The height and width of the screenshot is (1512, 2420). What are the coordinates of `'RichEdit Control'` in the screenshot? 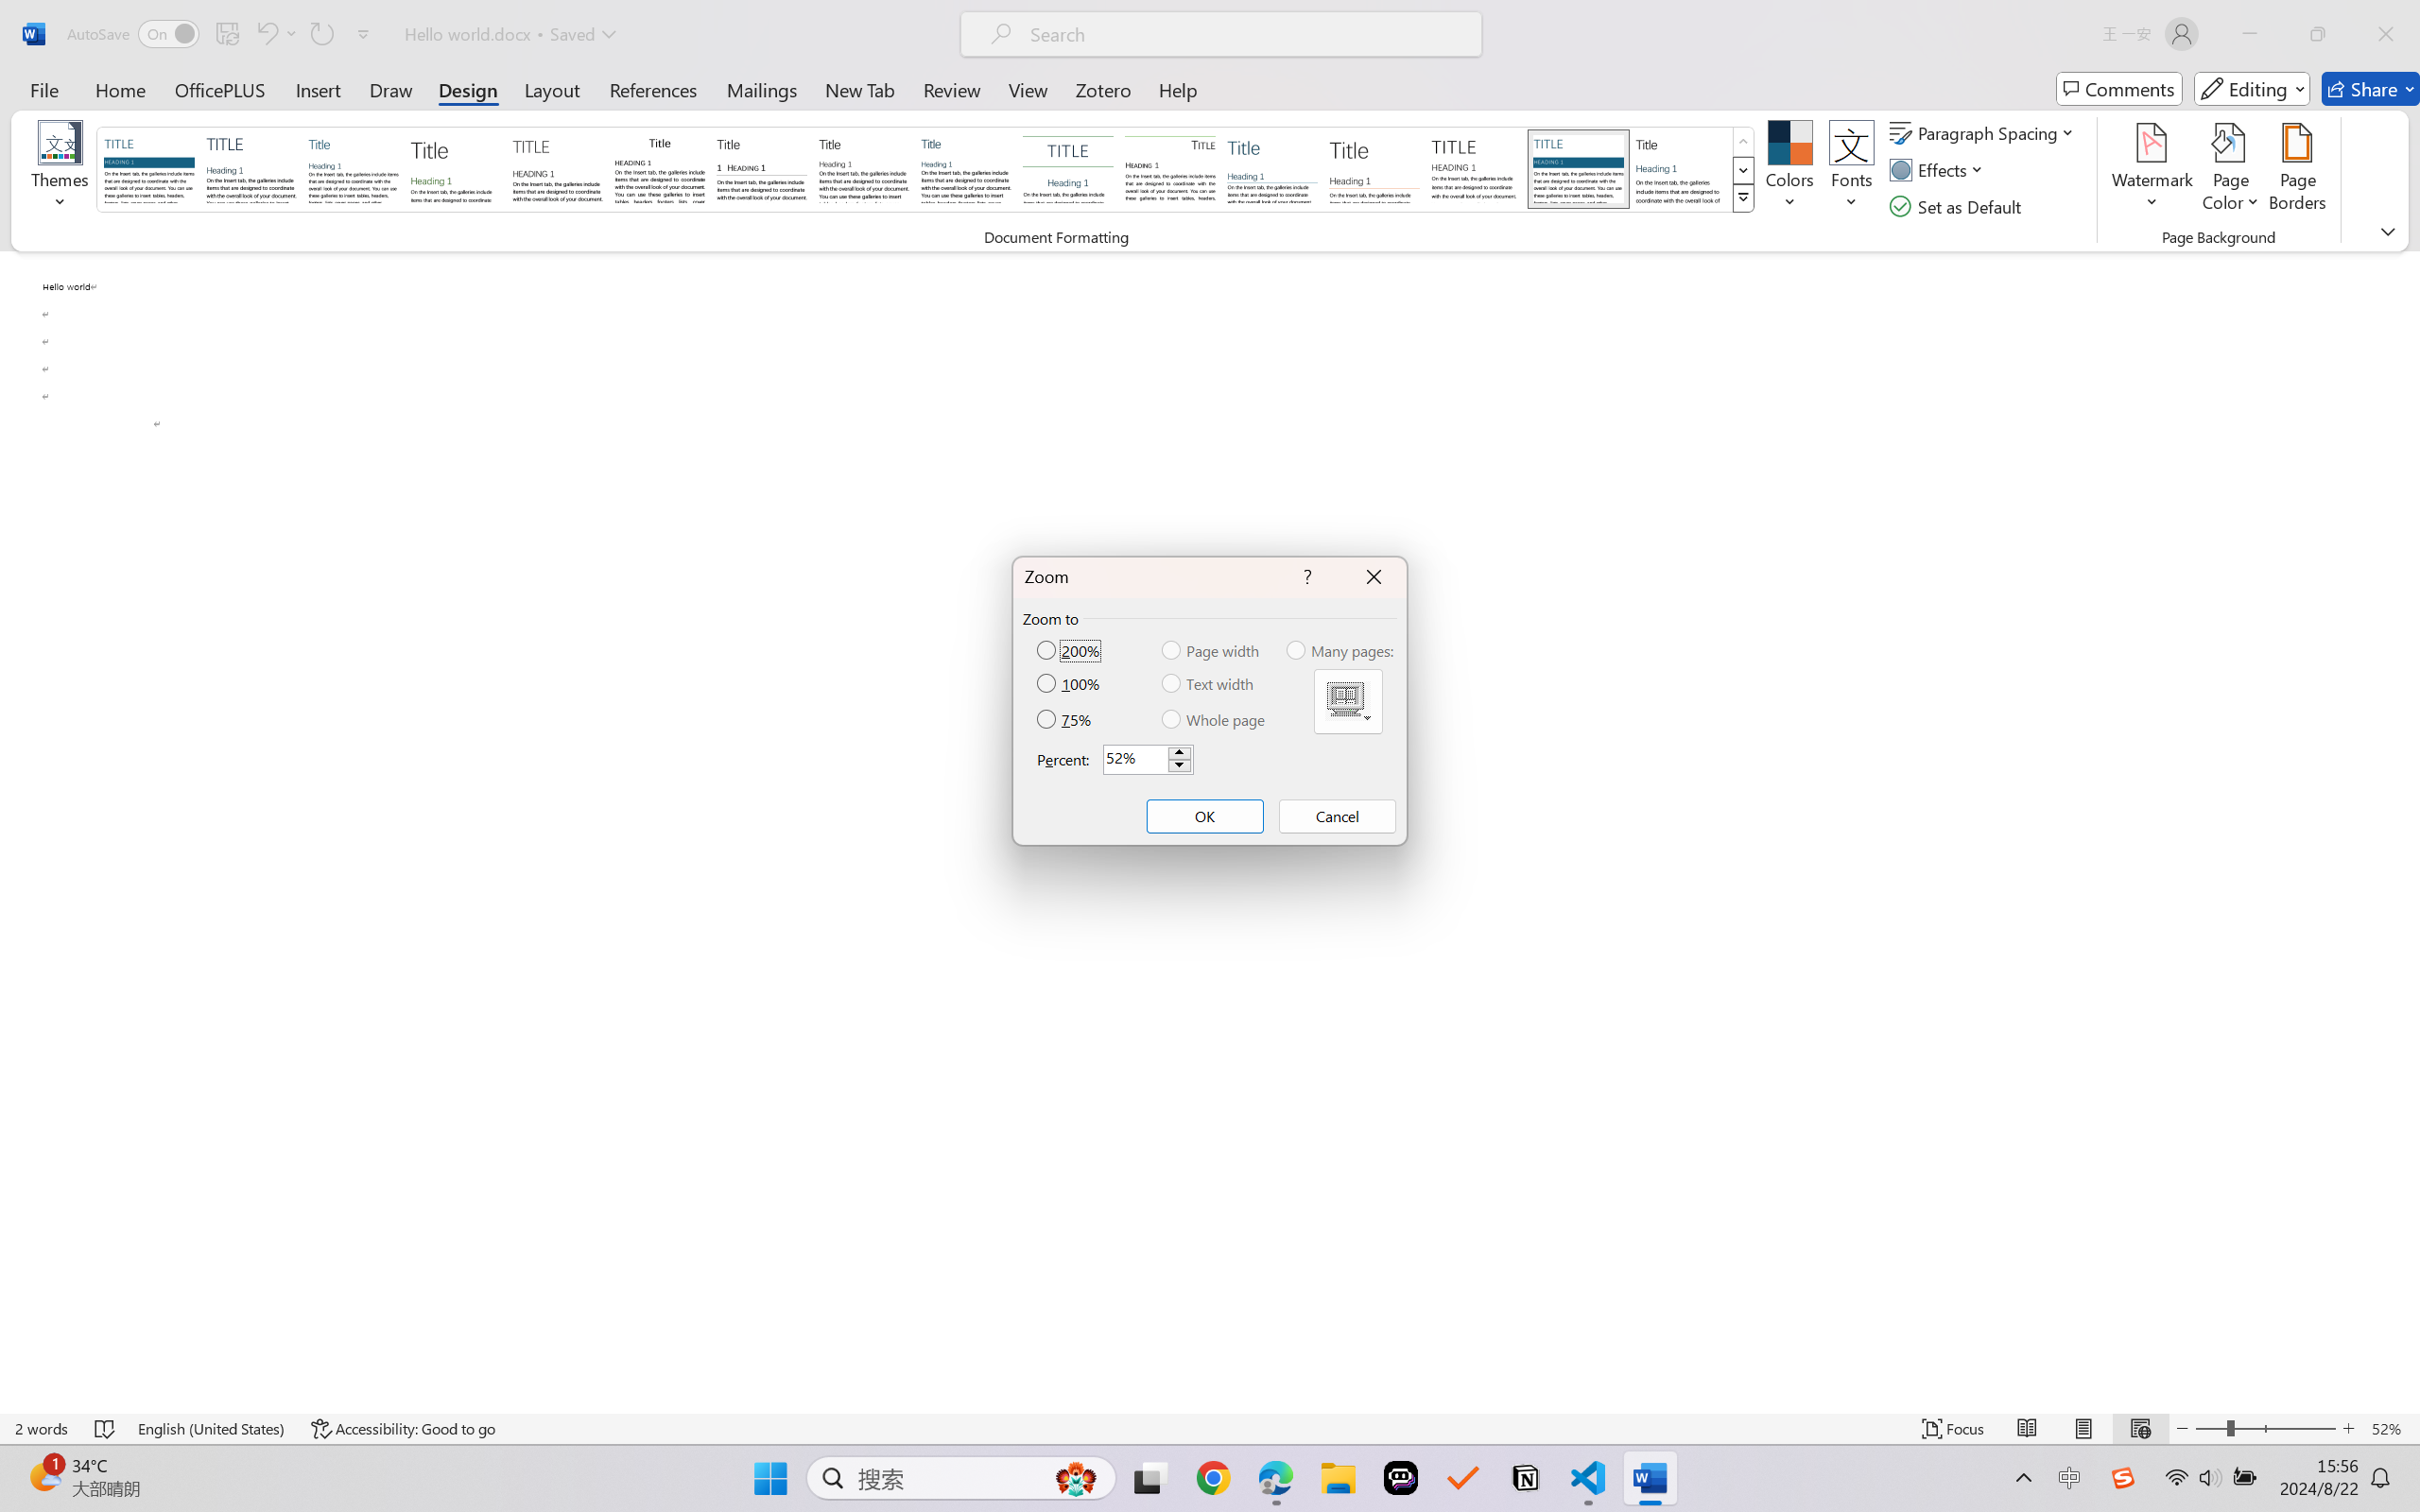 It's located at (1134, 759).